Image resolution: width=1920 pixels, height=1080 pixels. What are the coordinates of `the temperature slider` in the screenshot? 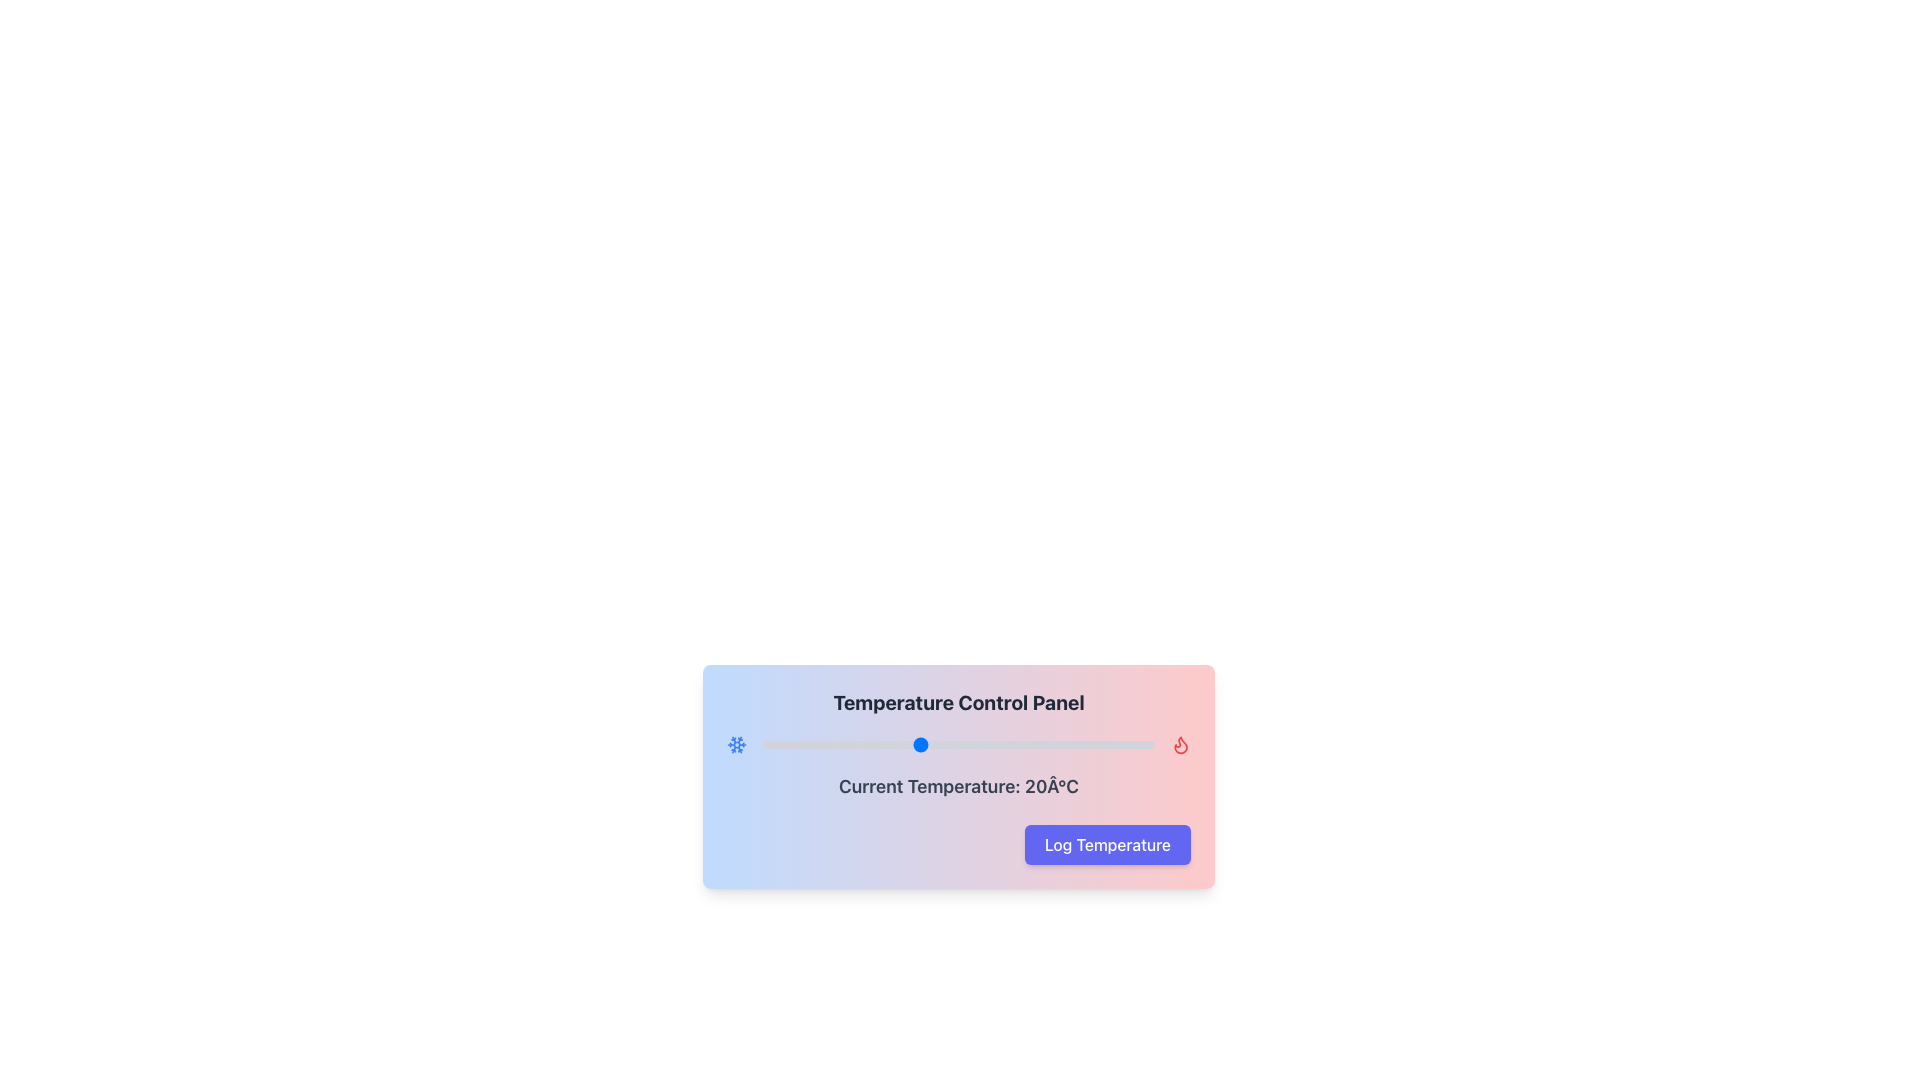 It's located at (981, 744).